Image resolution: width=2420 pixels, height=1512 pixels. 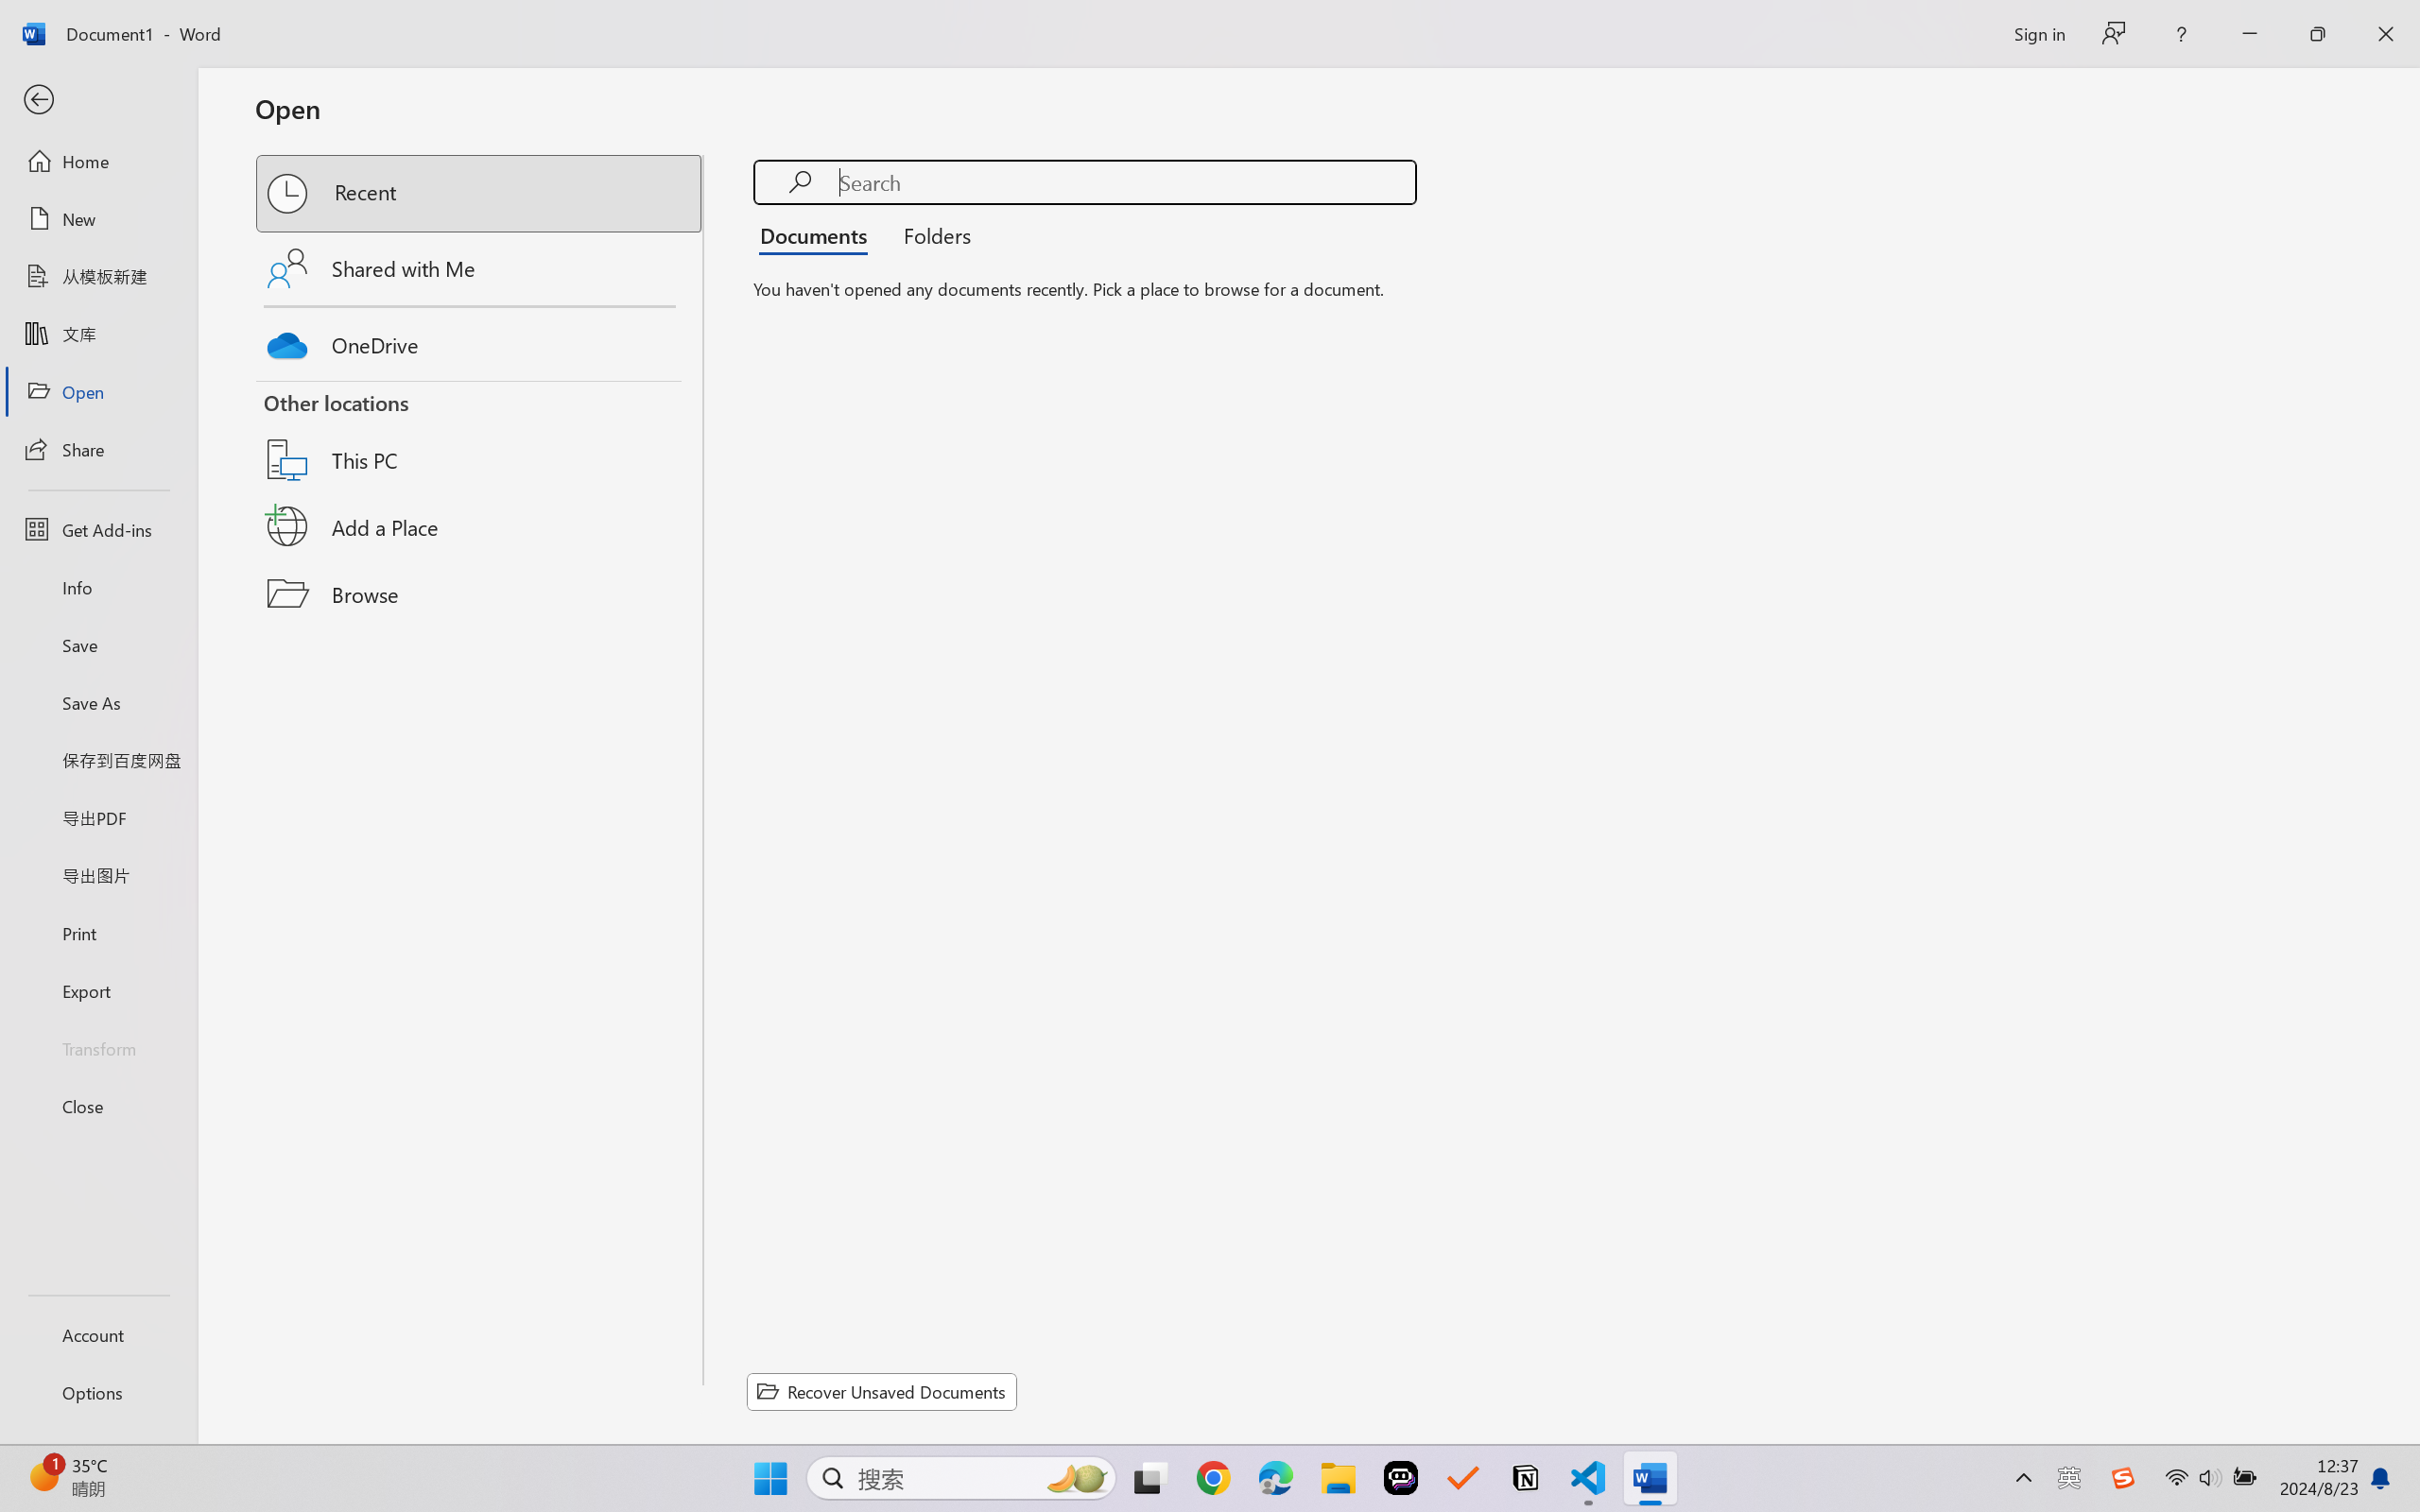 What do you see at coordinates (97, 989) in the screenshot?
I see `'Export'` at bounding box center [97, 989].